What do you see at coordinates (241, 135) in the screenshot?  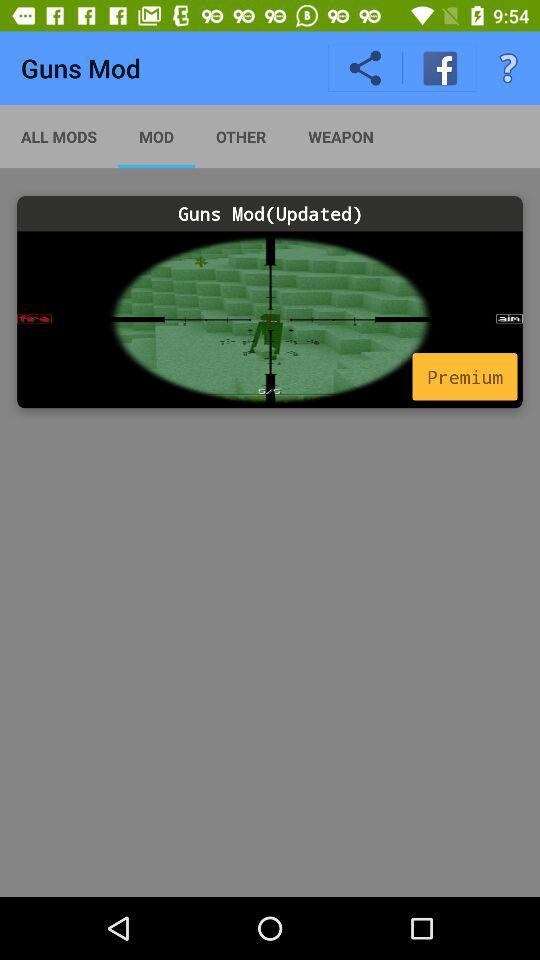 I see `other item` at bounding box center [241, 135].